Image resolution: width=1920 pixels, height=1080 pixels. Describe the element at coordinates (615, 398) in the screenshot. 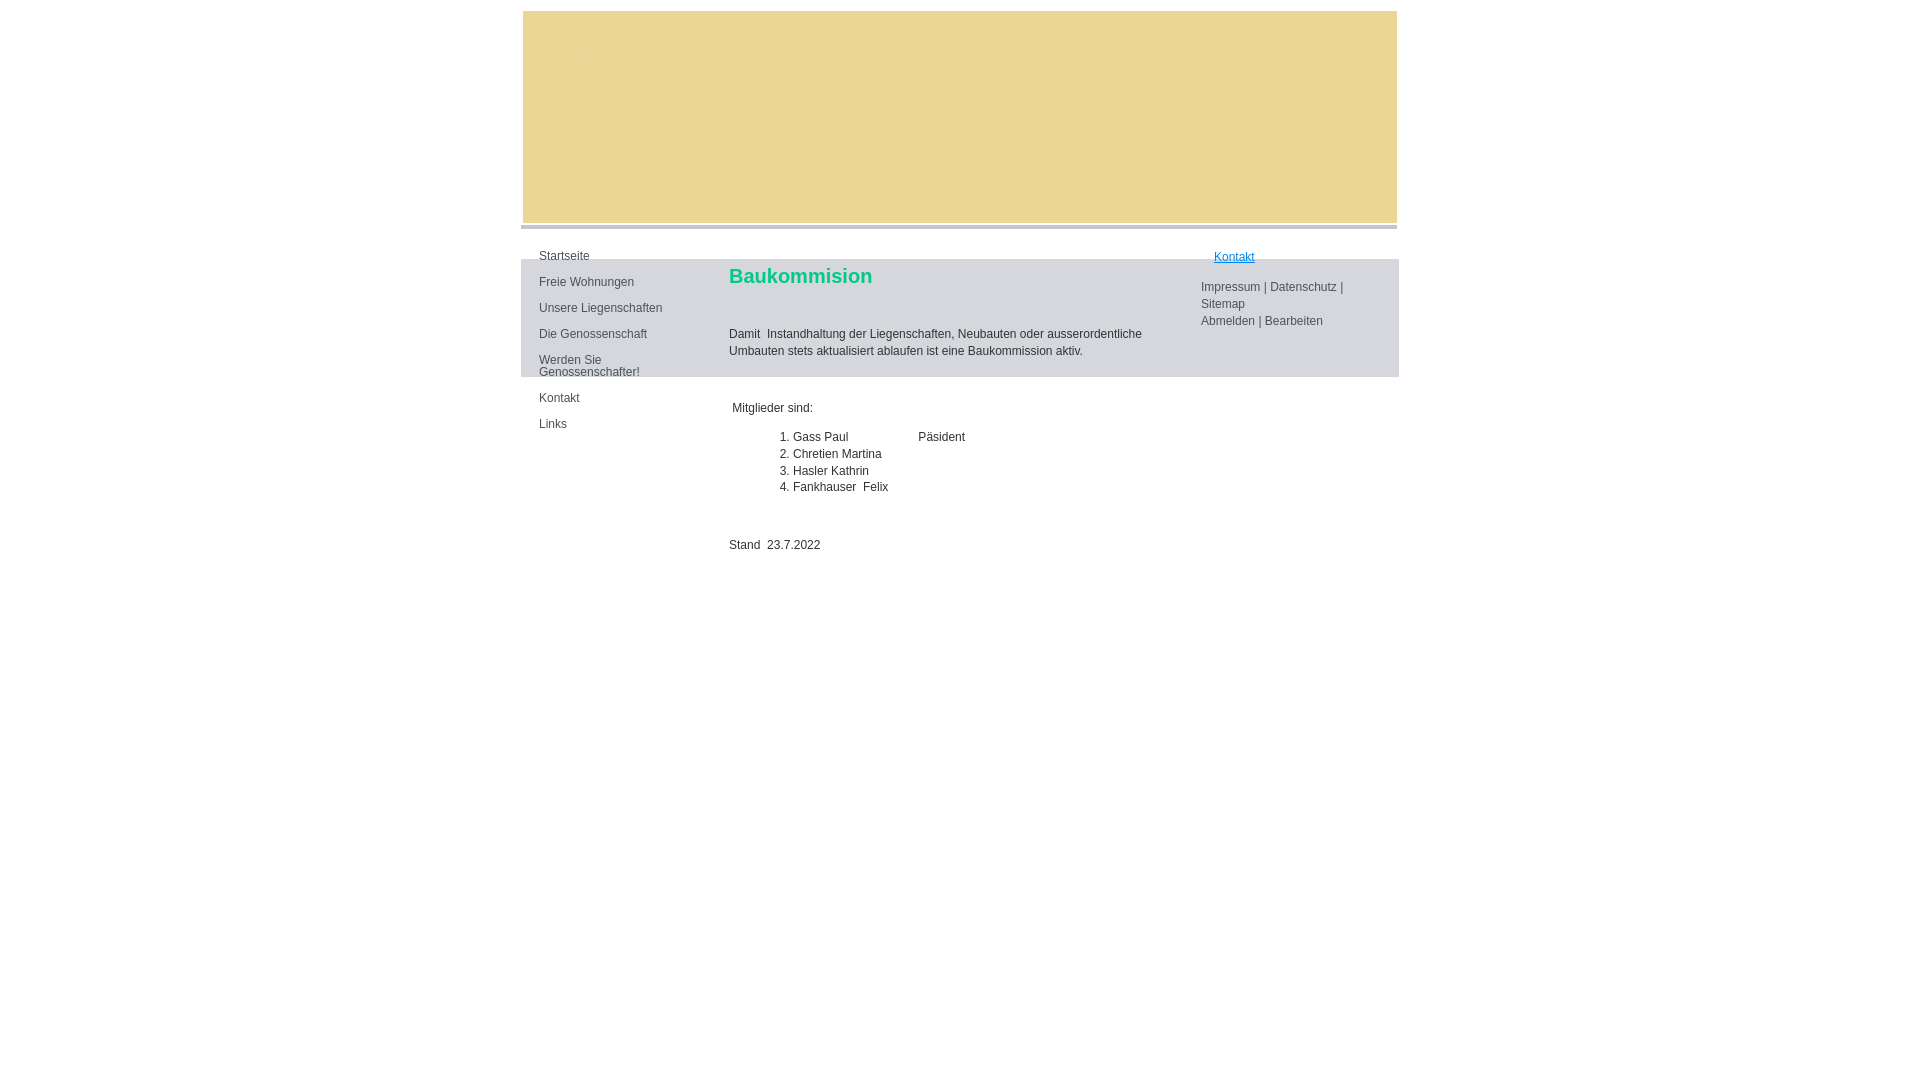

I see `'Kontakt'` at that location.